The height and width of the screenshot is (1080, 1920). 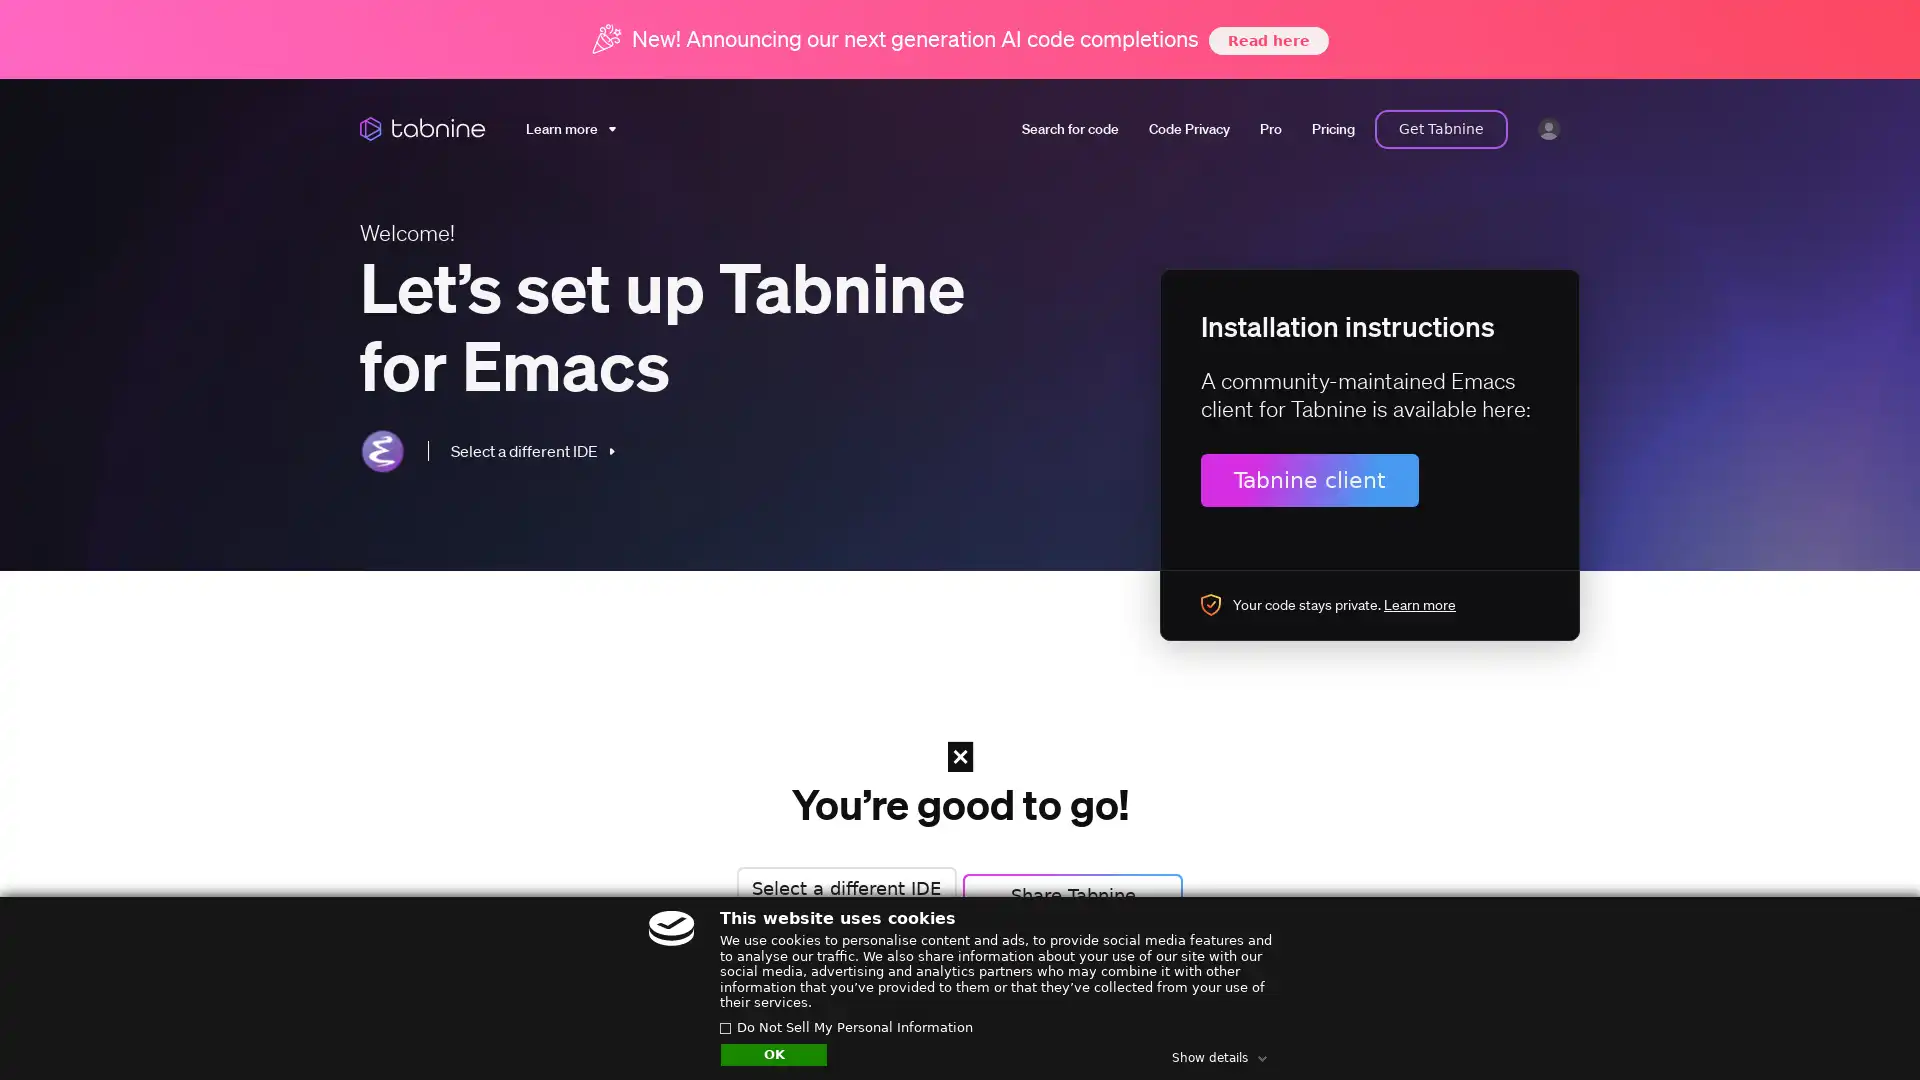 What do you see at coordinates (1815, 1003) in the screenshot?
I see `Dismiss Message` at bounding box center [1815, 1003].